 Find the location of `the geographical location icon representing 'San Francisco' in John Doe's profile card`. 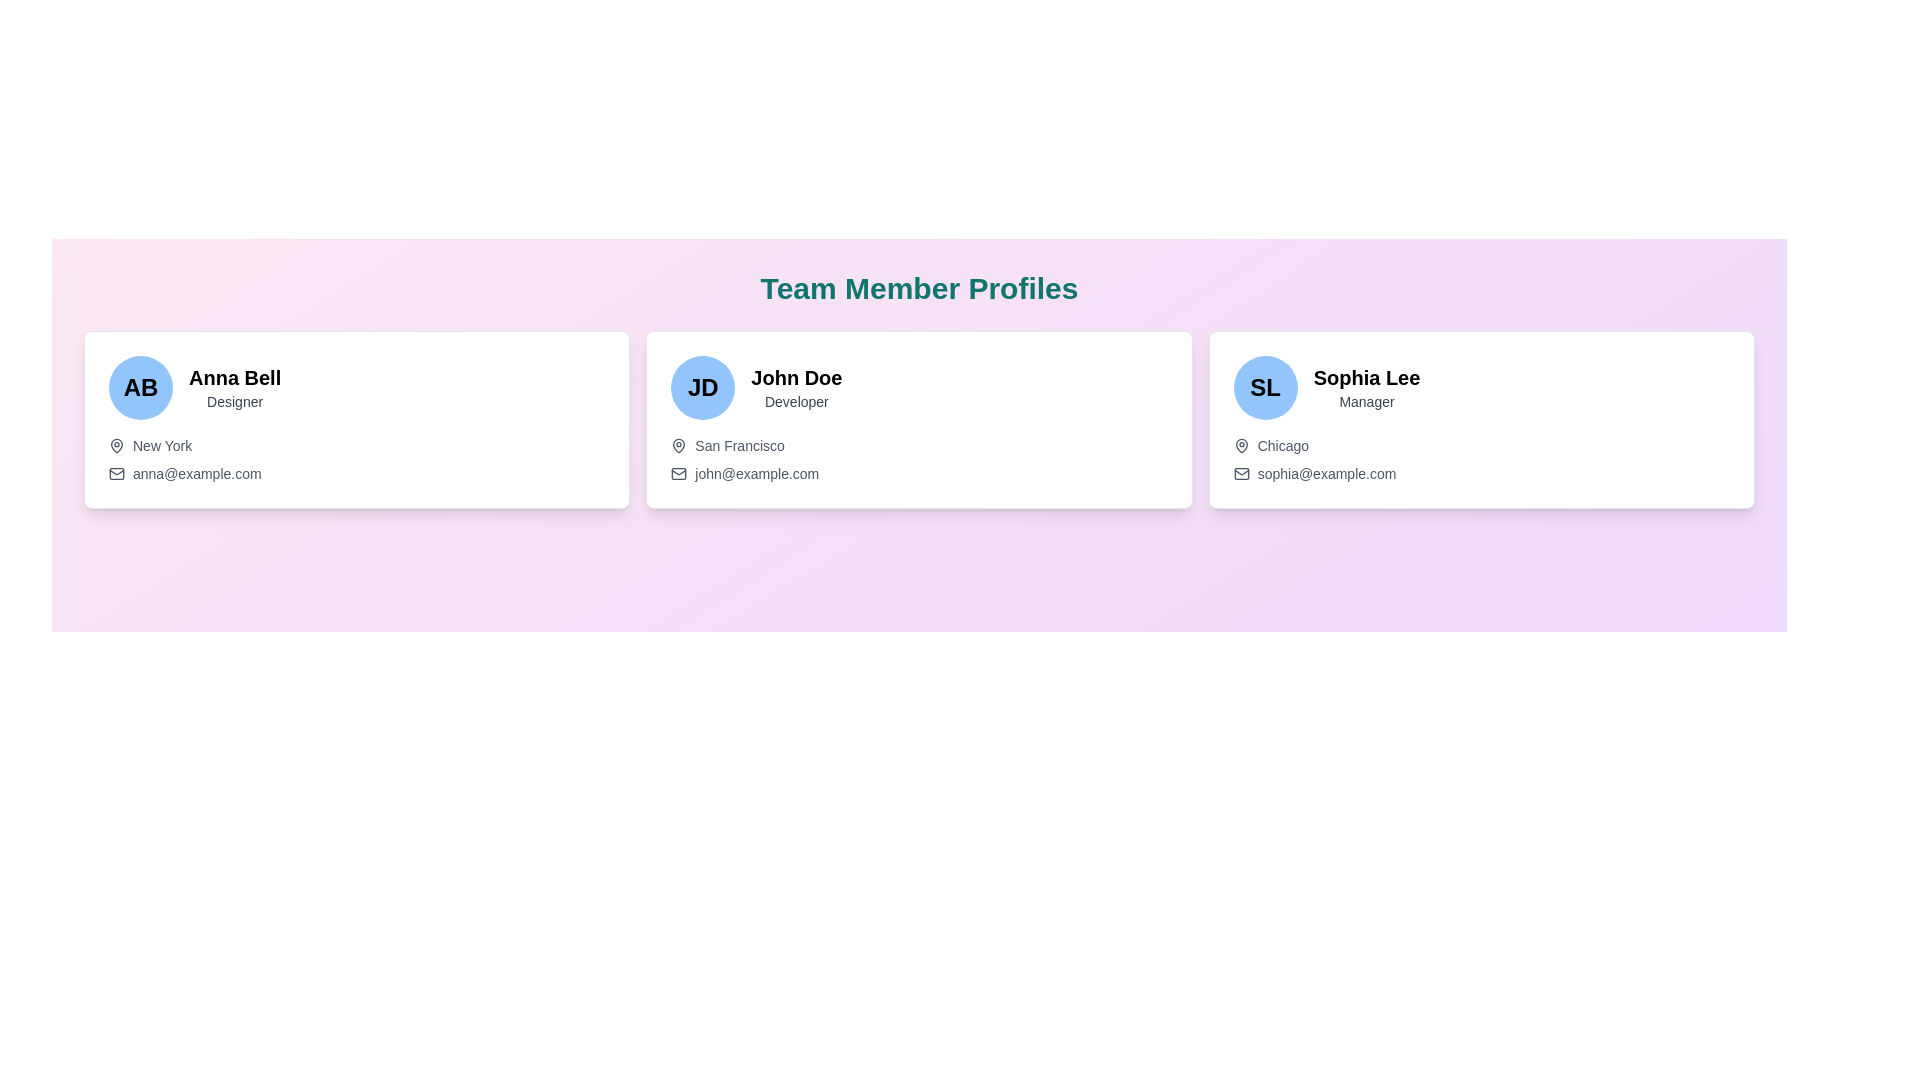

the geographical location icon representing 'San Francisco' in John Doe's profile card is located at coordinates (679, 445).